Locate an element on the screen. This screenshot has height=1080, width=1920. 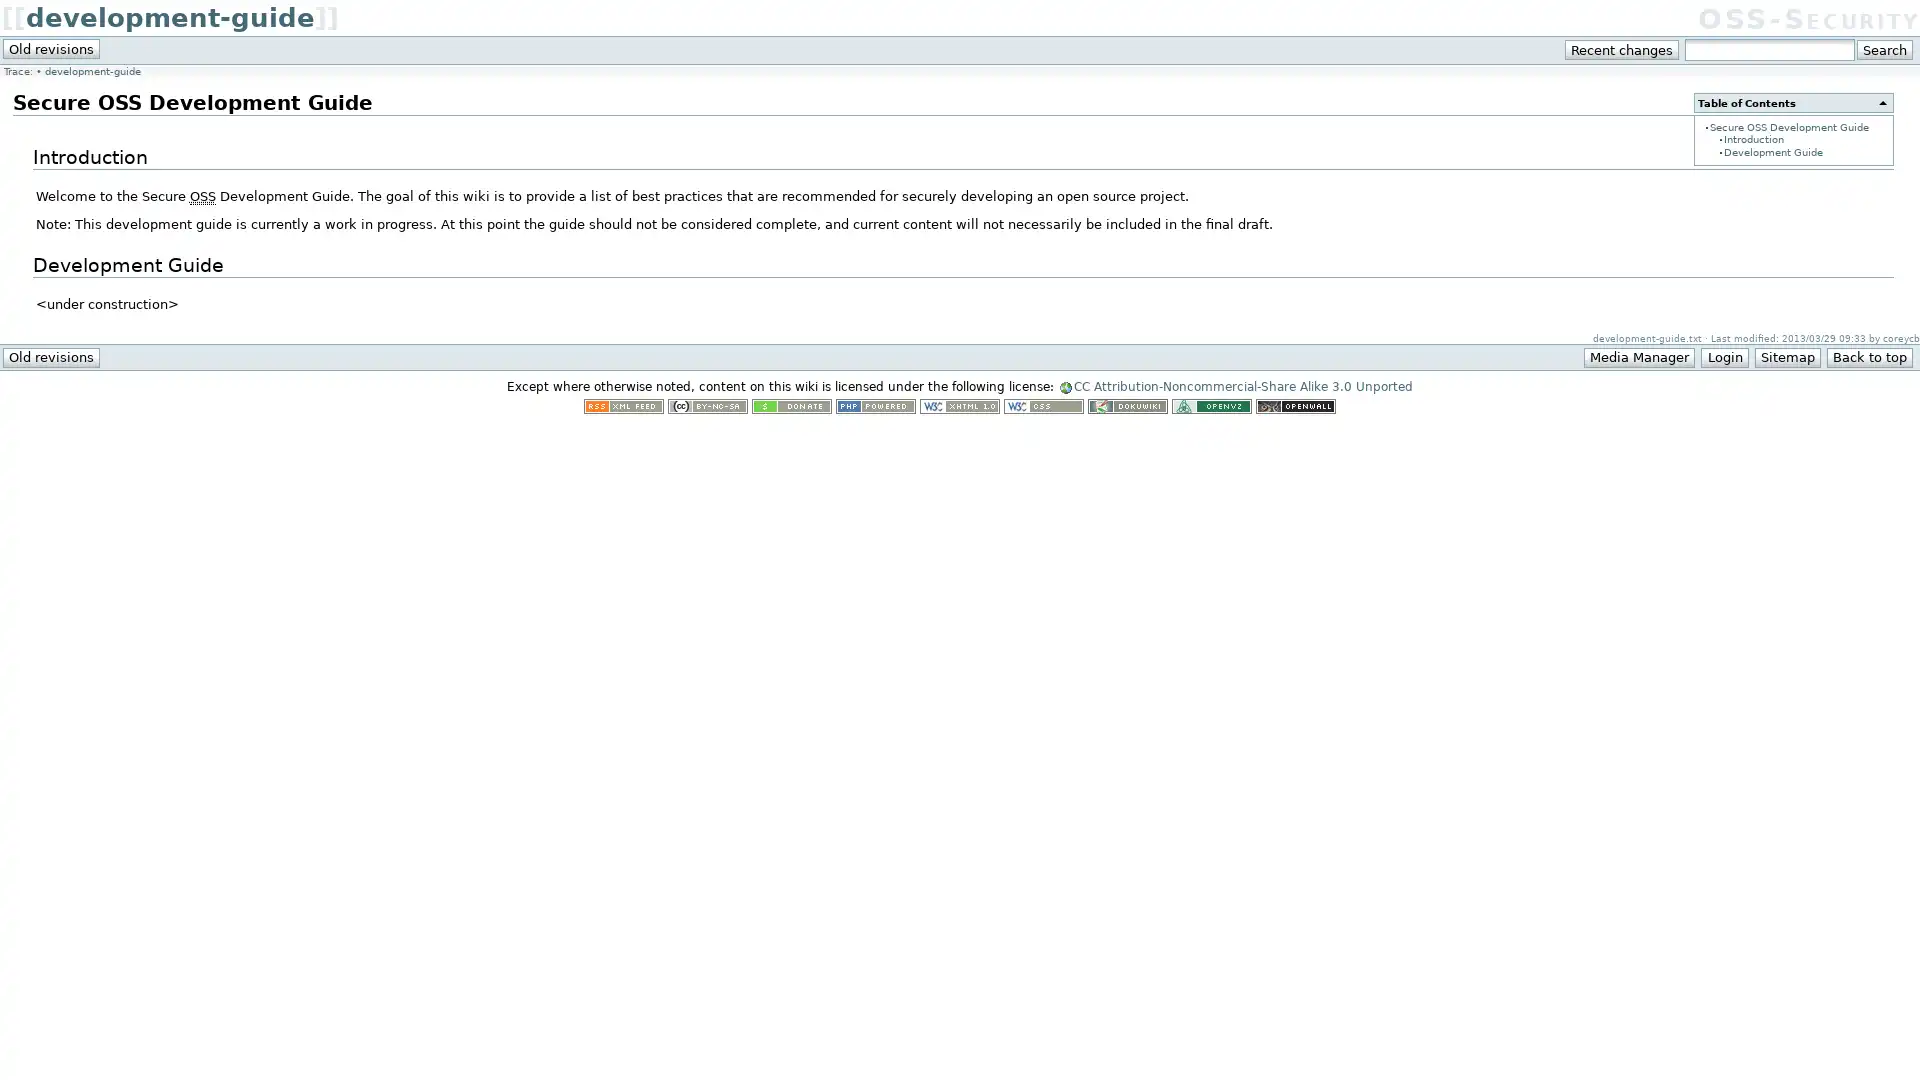
Back to top is located at coordinates (1868, 356).